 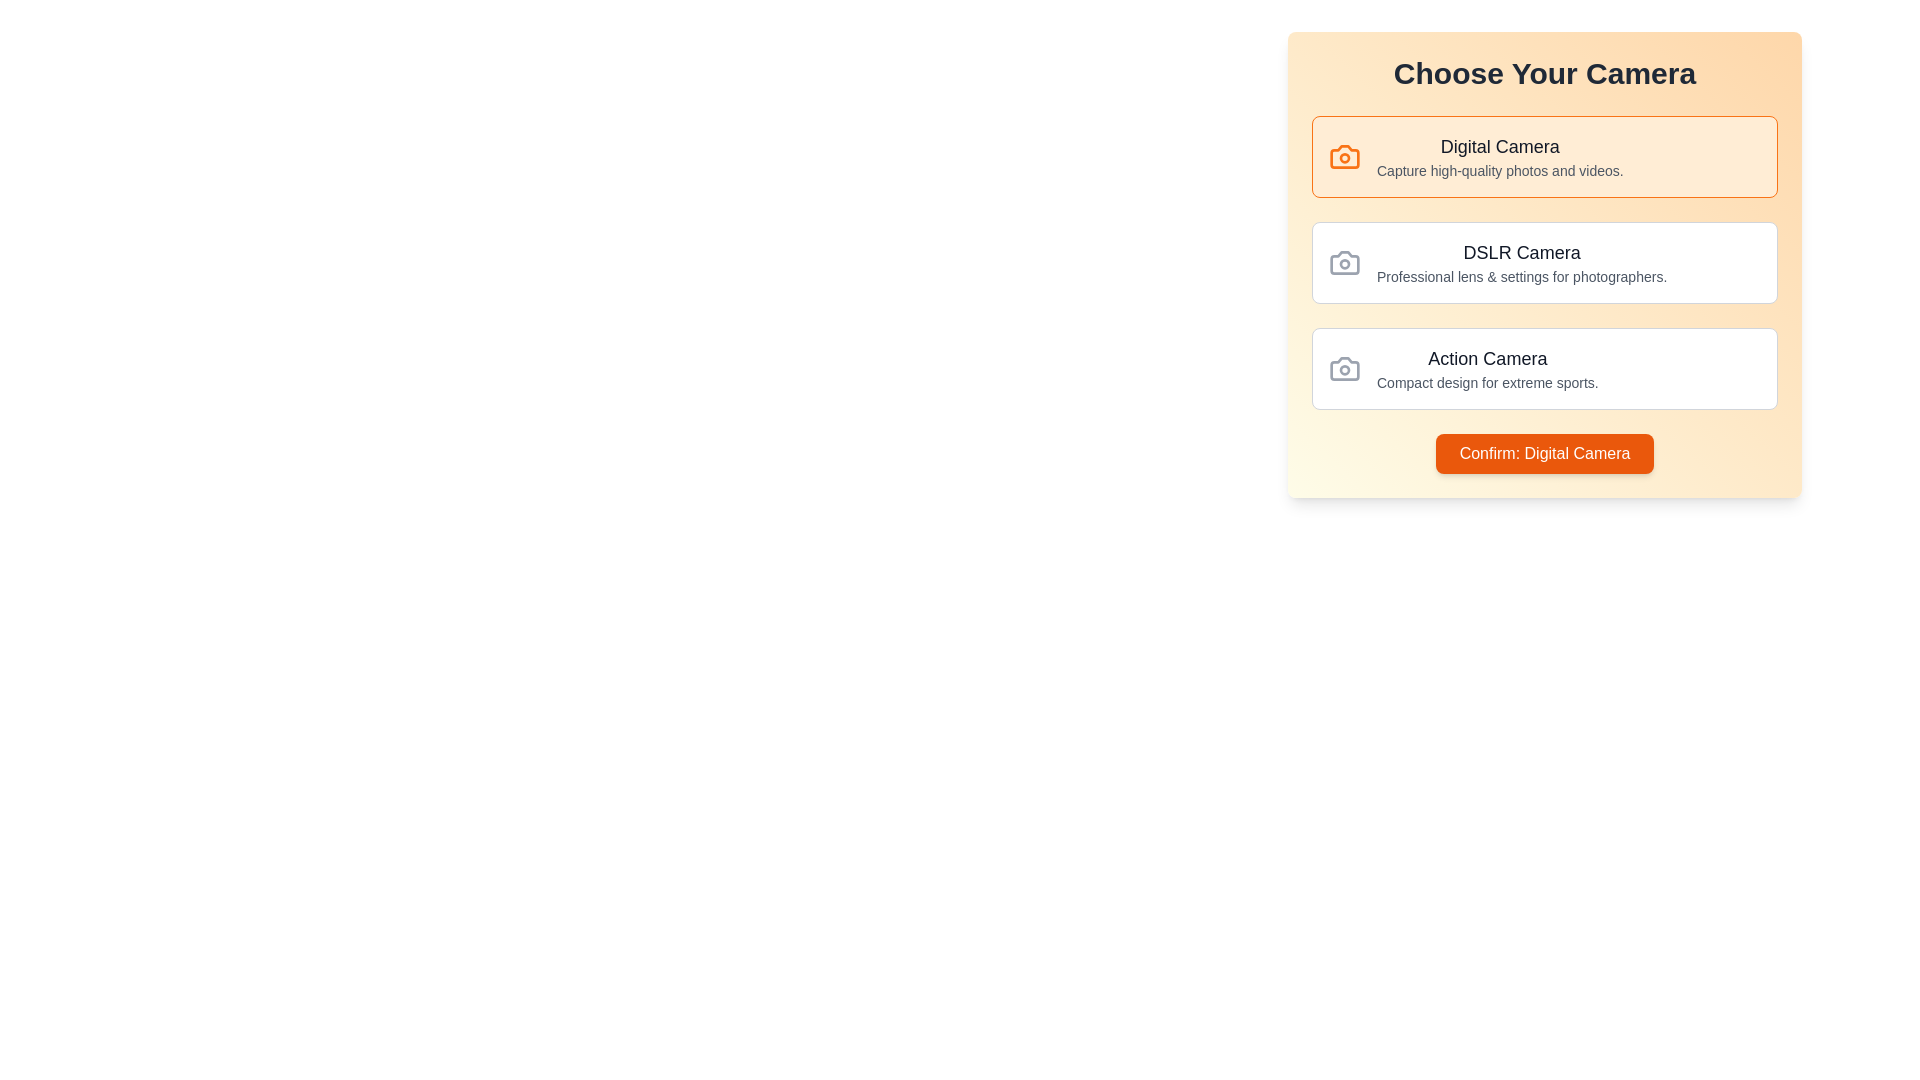 What do you see at coordinates (1544, 369) in the screenshot?
I see `to select the 'Action Camera' option, which is the third choice in a vertical list beneath the 'DSLR Camera' option` at bounding box center [1544, 369].